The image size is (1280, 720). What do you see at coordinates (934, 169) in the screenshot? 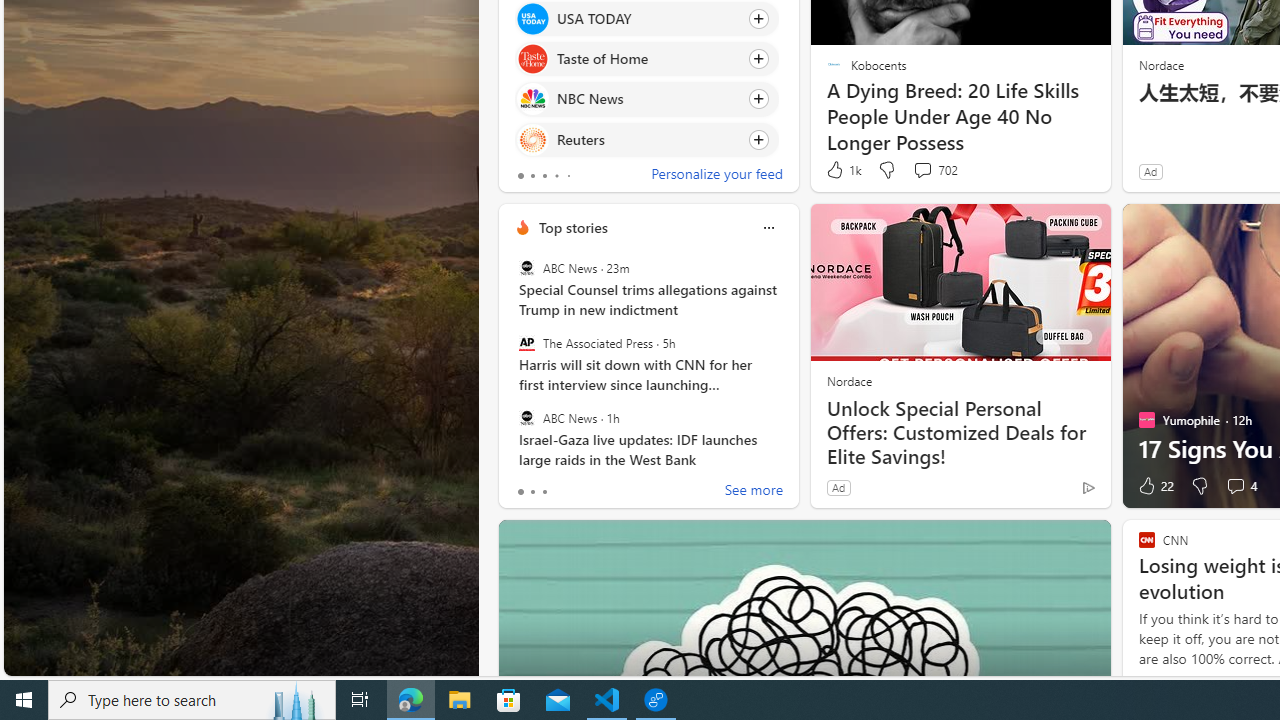
I see `'View comments 702 Comment'` at bounding box center [934, 169].